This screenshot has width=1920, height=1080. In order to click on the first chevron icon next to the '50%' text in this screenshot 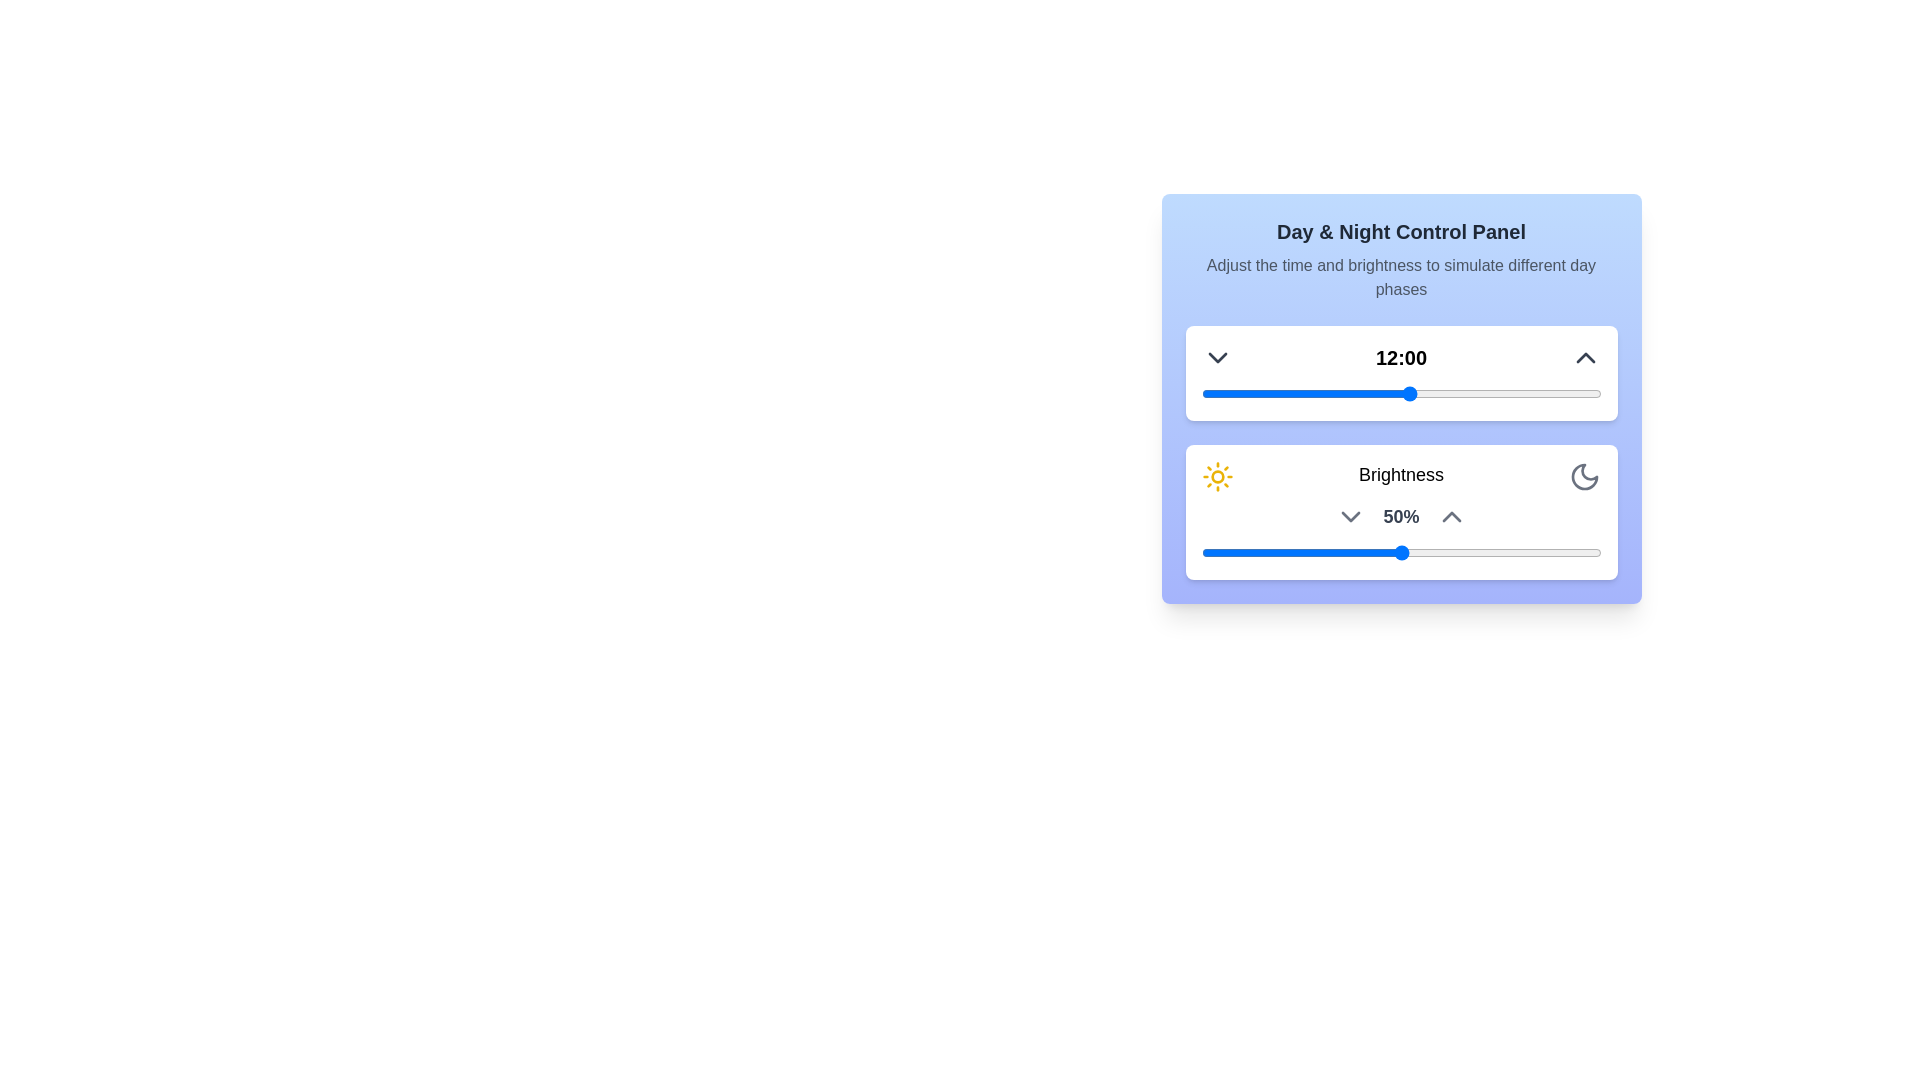, I will do `click(1351, 515)`.